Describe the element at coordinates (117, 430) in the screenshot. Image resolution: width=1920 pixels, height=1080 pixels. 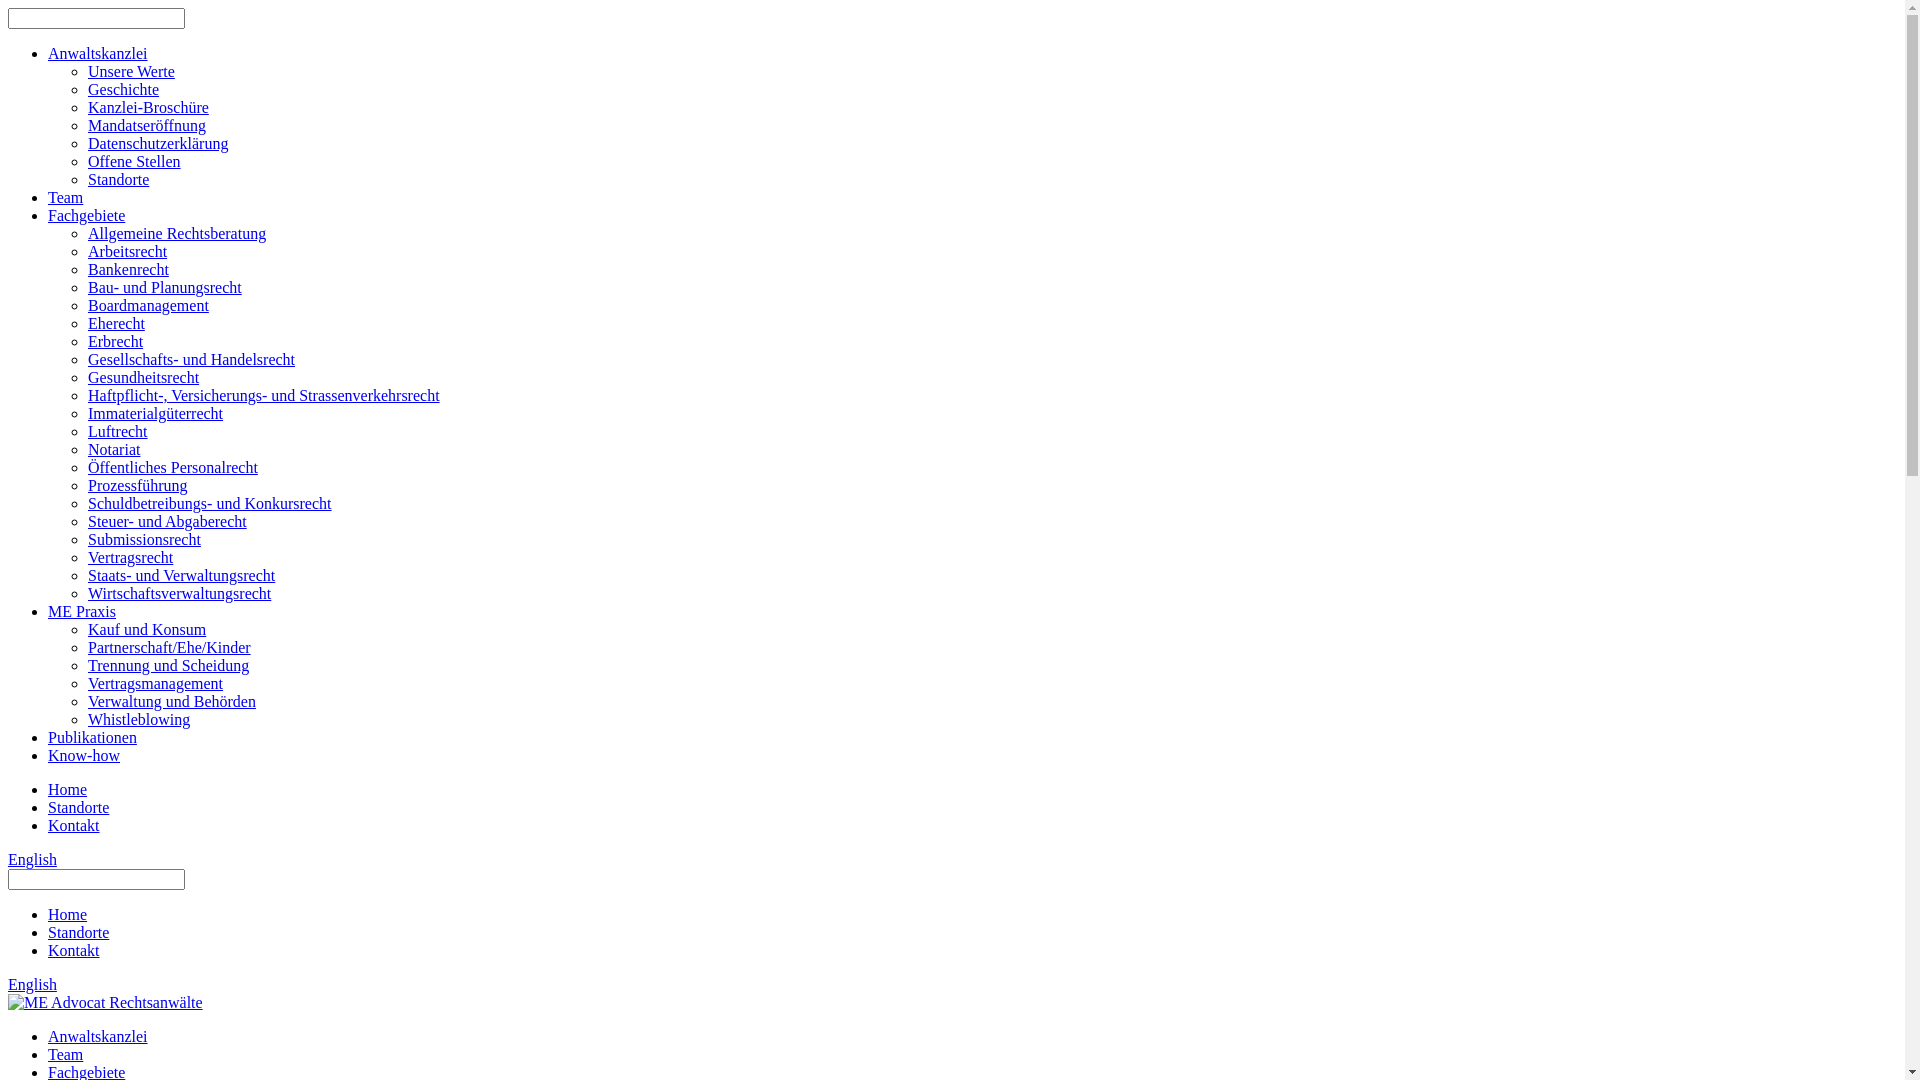
I see `'Luftrecht'` at that location.